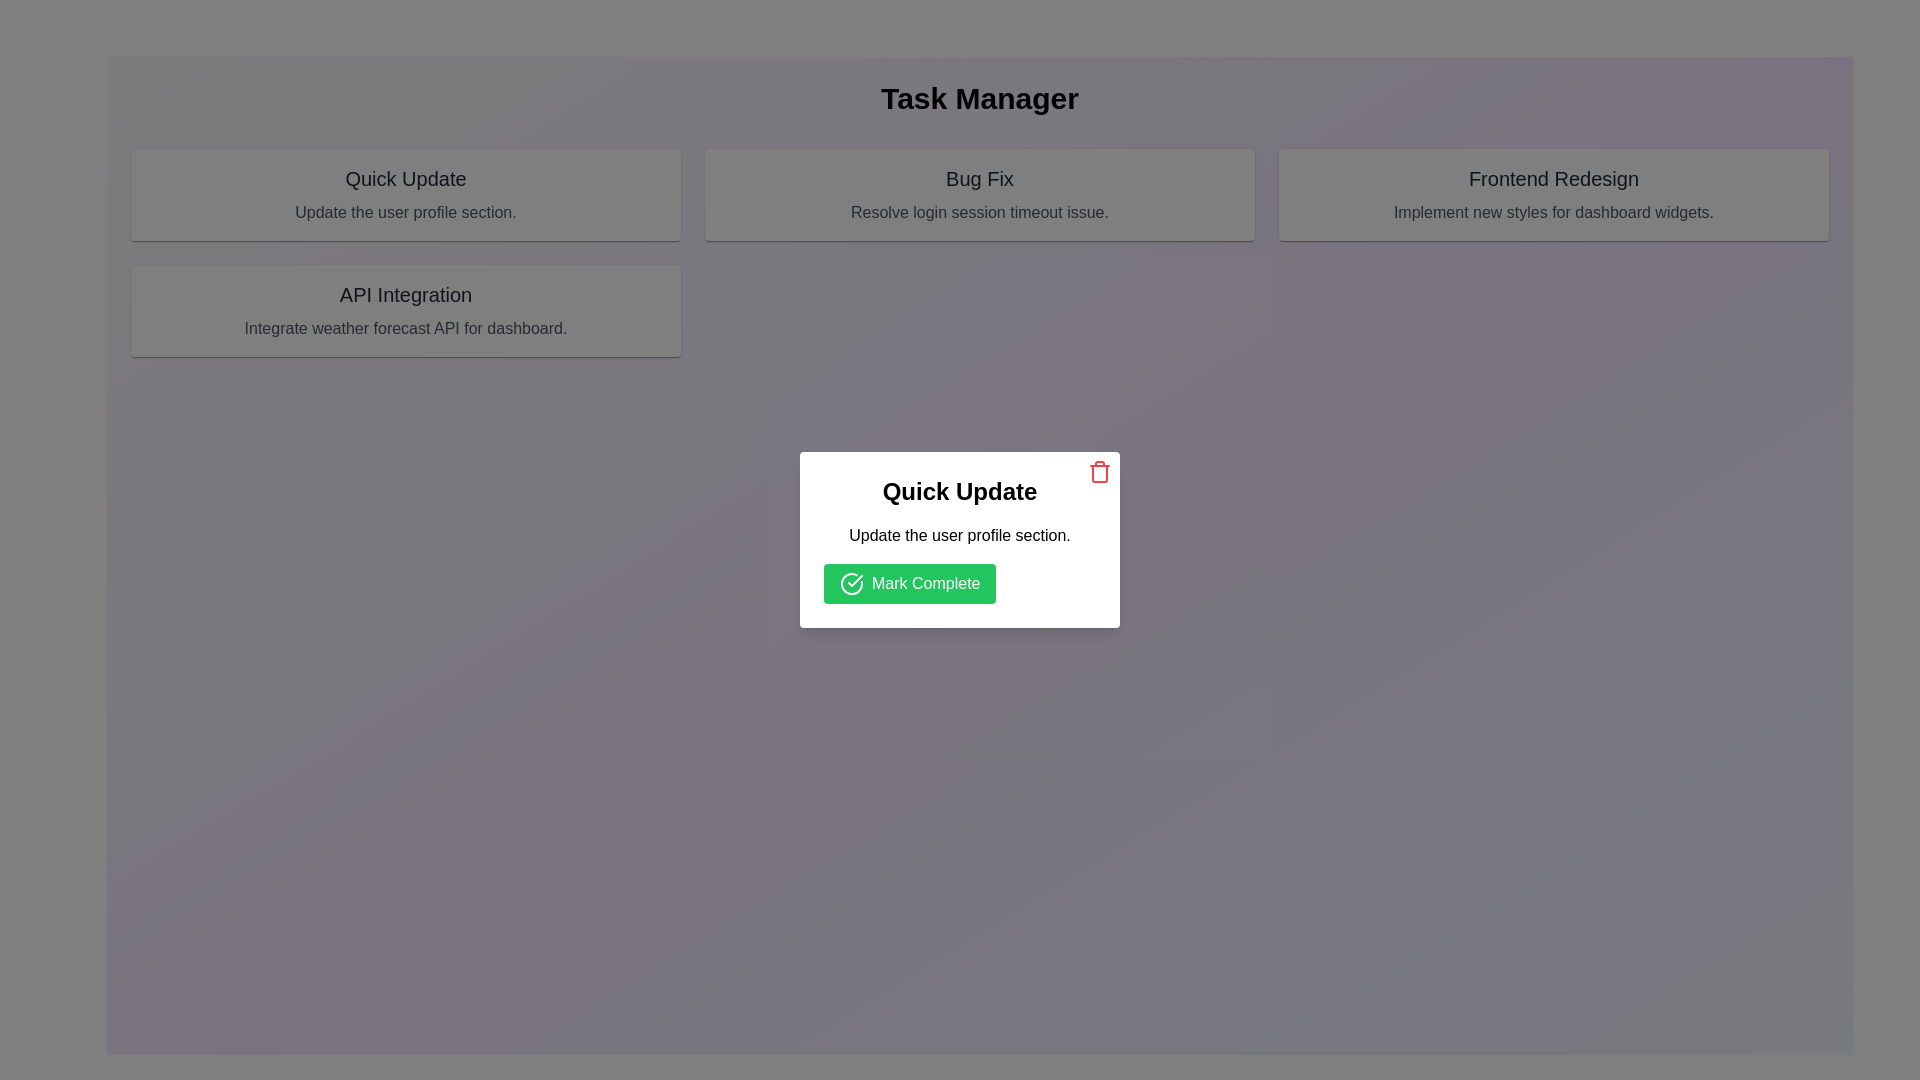 This screenshot has width=1920, height=1080. I want to click on the confirmation button in the 'Quick Update' modal, so click(909, 583).